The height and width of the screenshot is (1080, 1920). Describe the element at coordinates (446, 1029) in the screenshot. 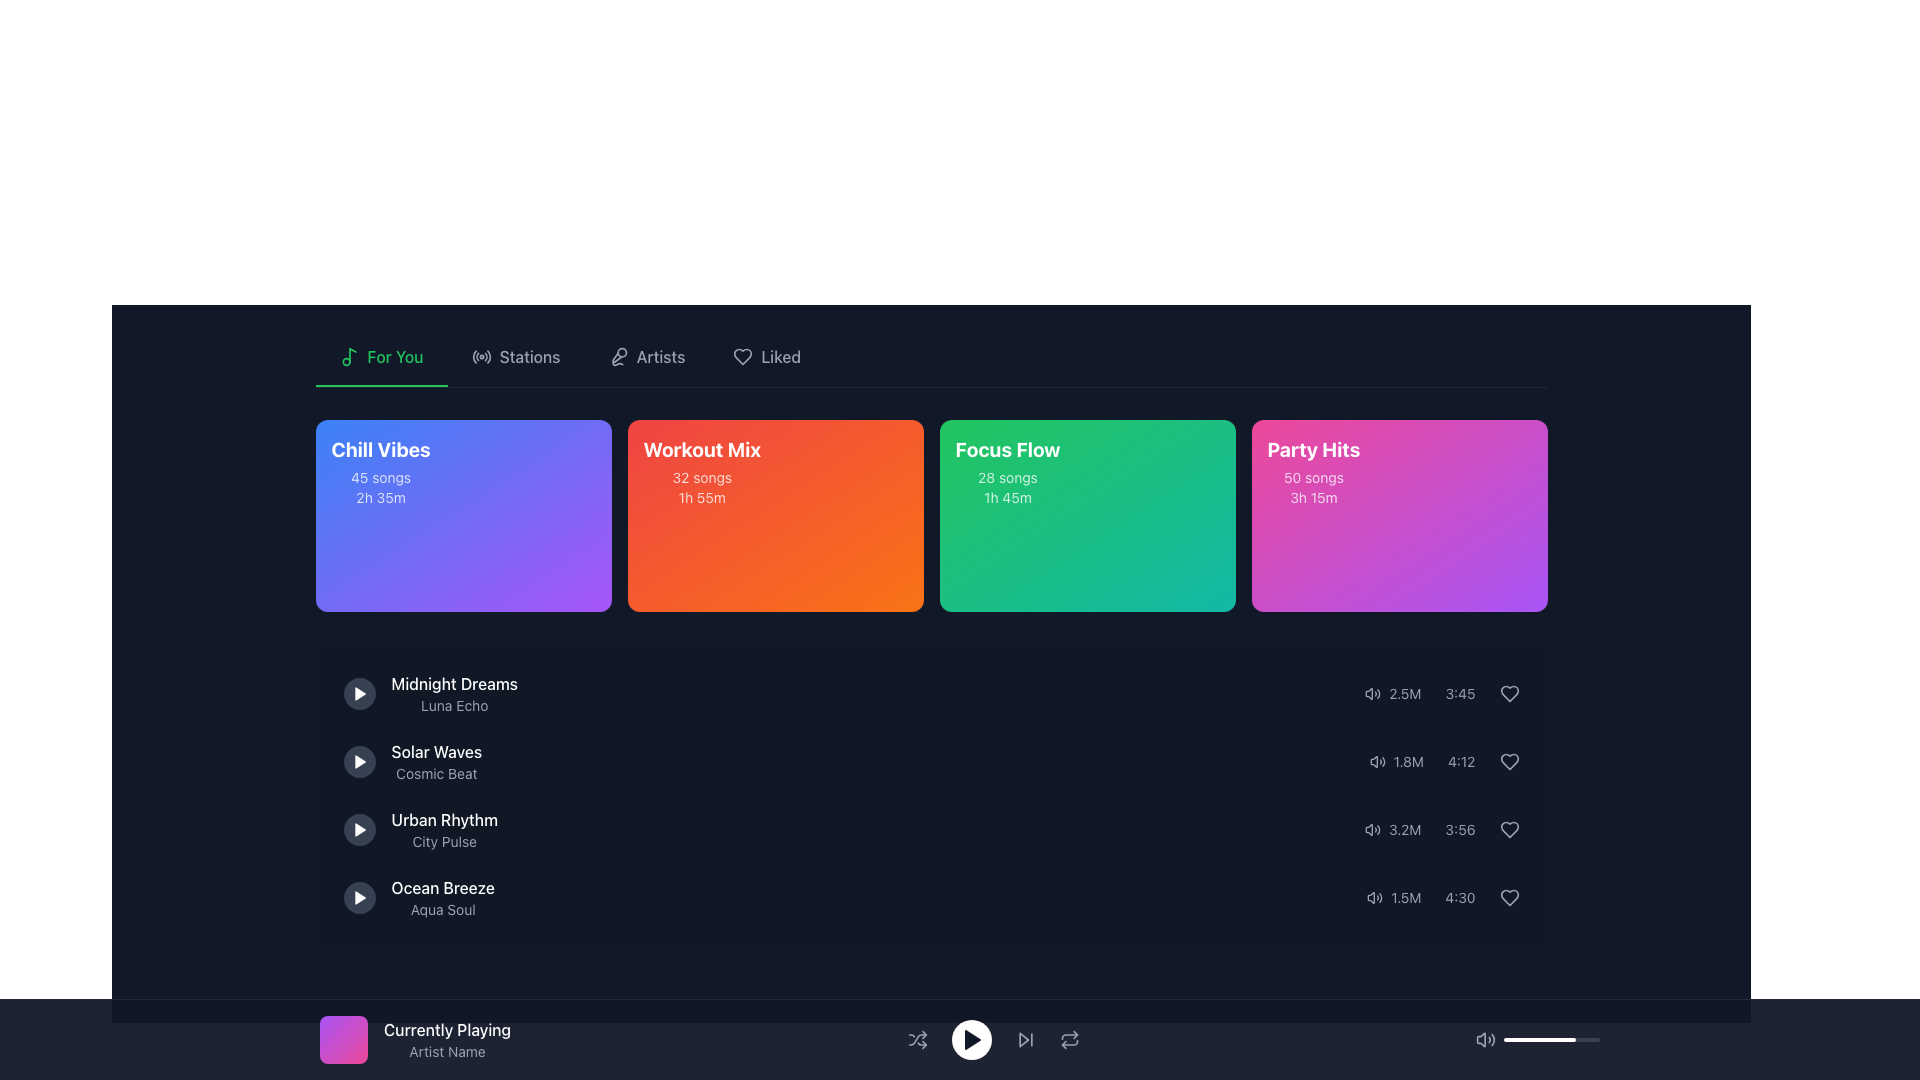

I see `the static text element that reads 'Currently Playing', which is styled in white on a dark background and located at the bottom-left of the interface, above 'Artist Name'` at that location.